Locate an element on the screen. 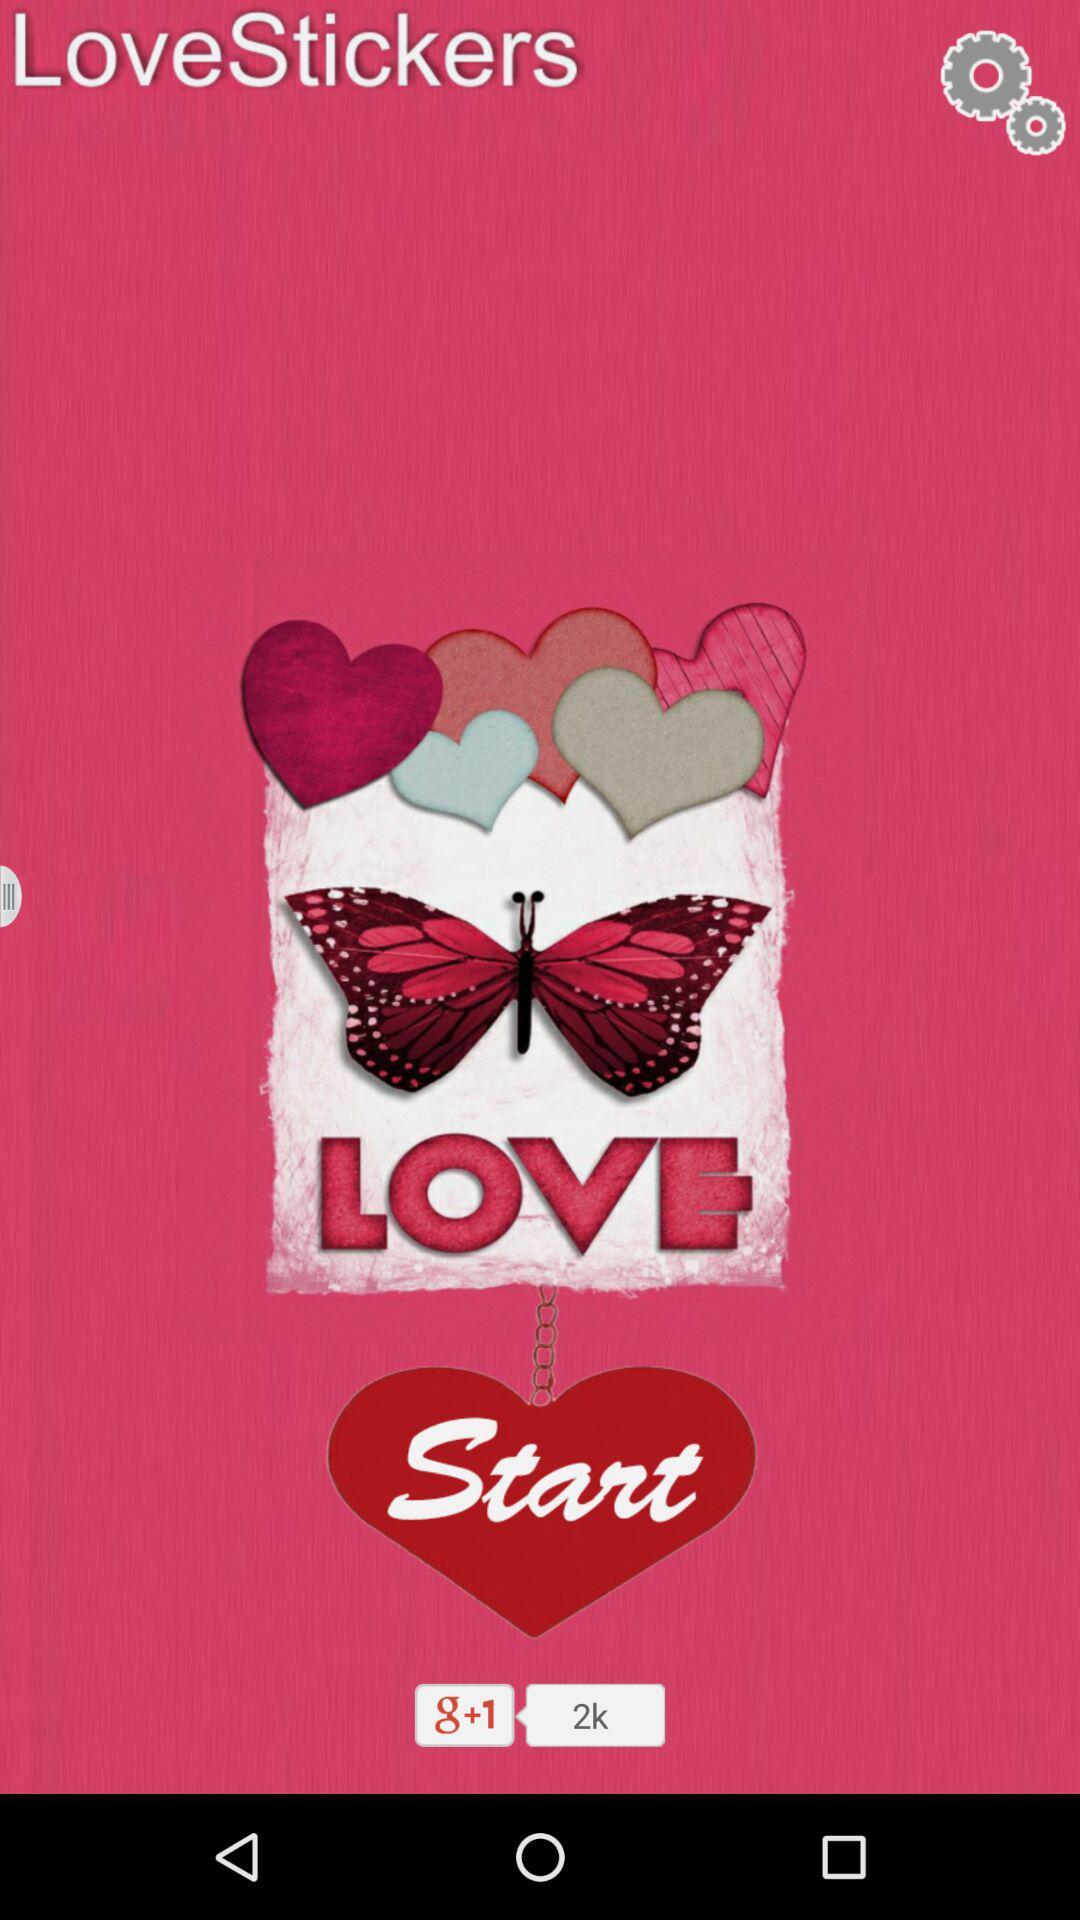 This screenshot has width=1080, height=1920. access settings is located at coordinates (1001, 91).